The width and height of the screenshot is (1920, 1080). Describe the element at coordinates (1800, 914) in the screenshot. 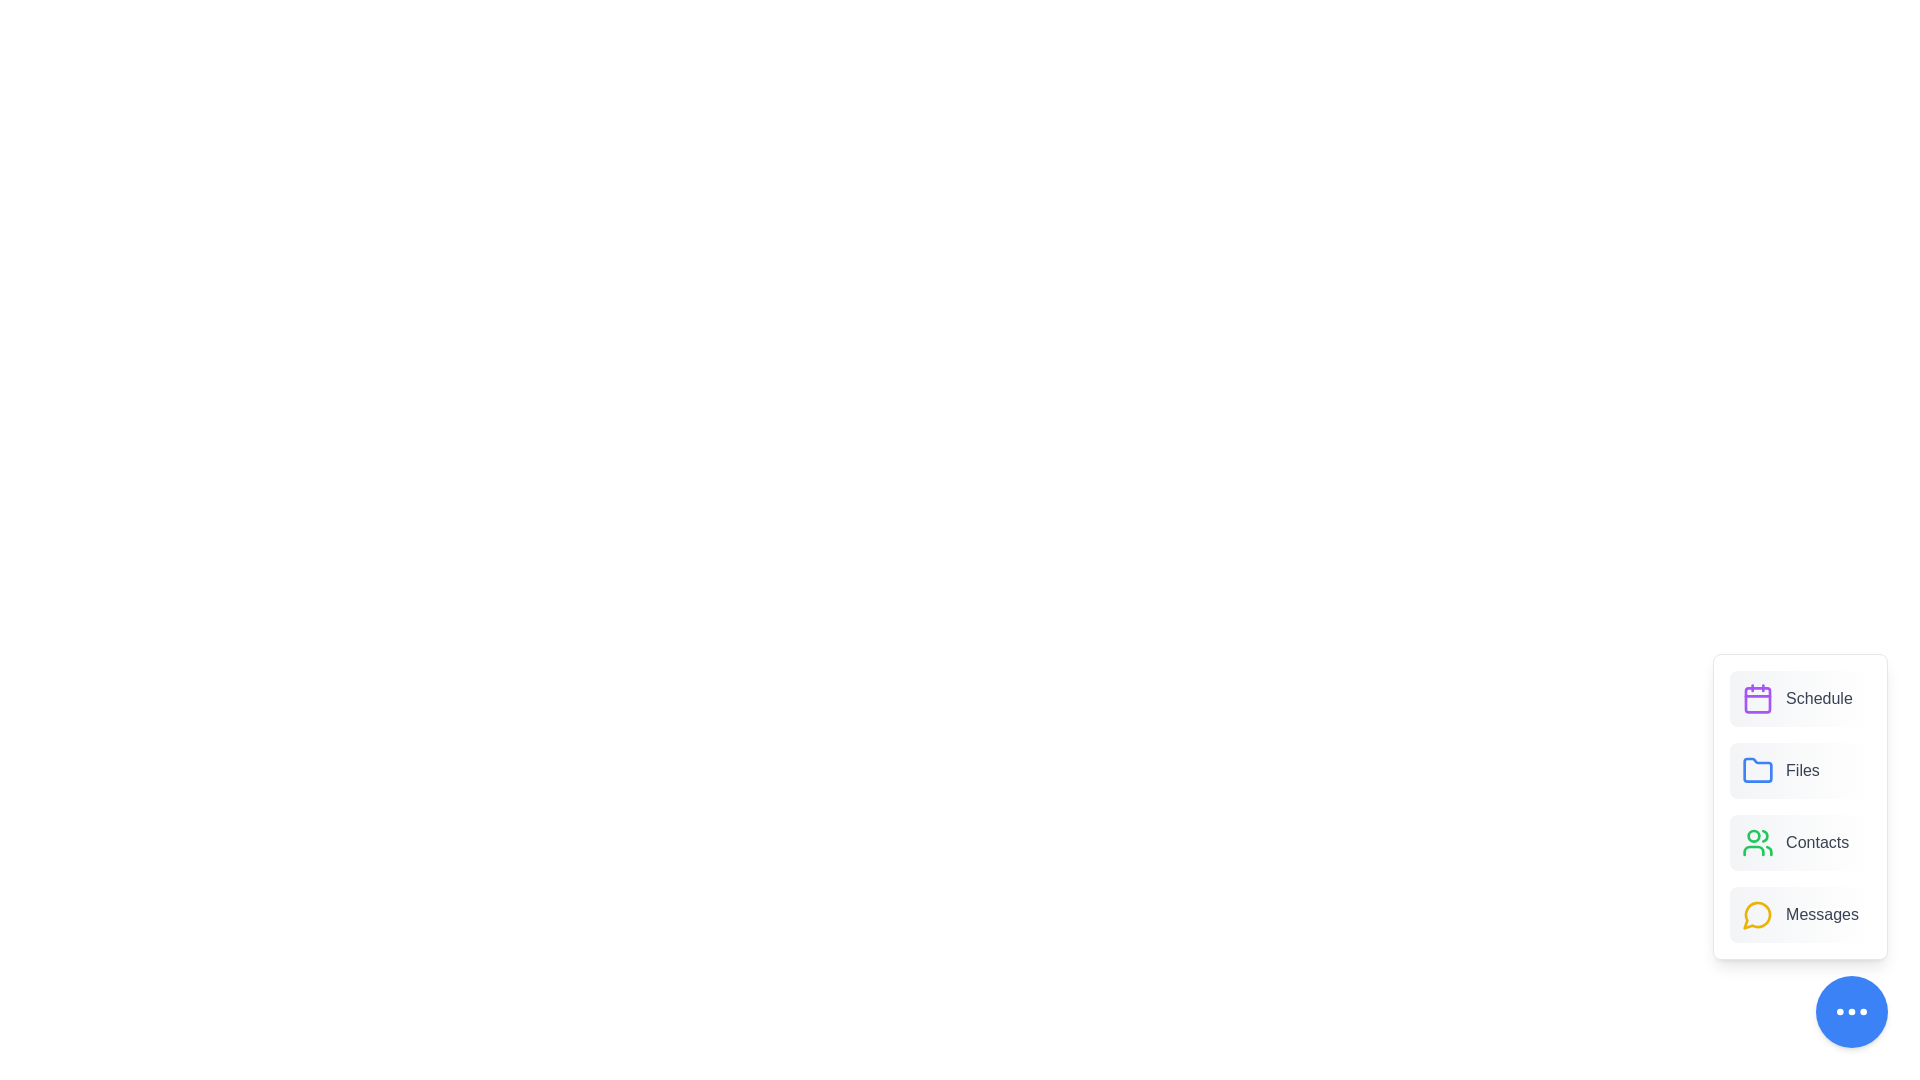

I see `the 'Messages' button to select it` at that location.